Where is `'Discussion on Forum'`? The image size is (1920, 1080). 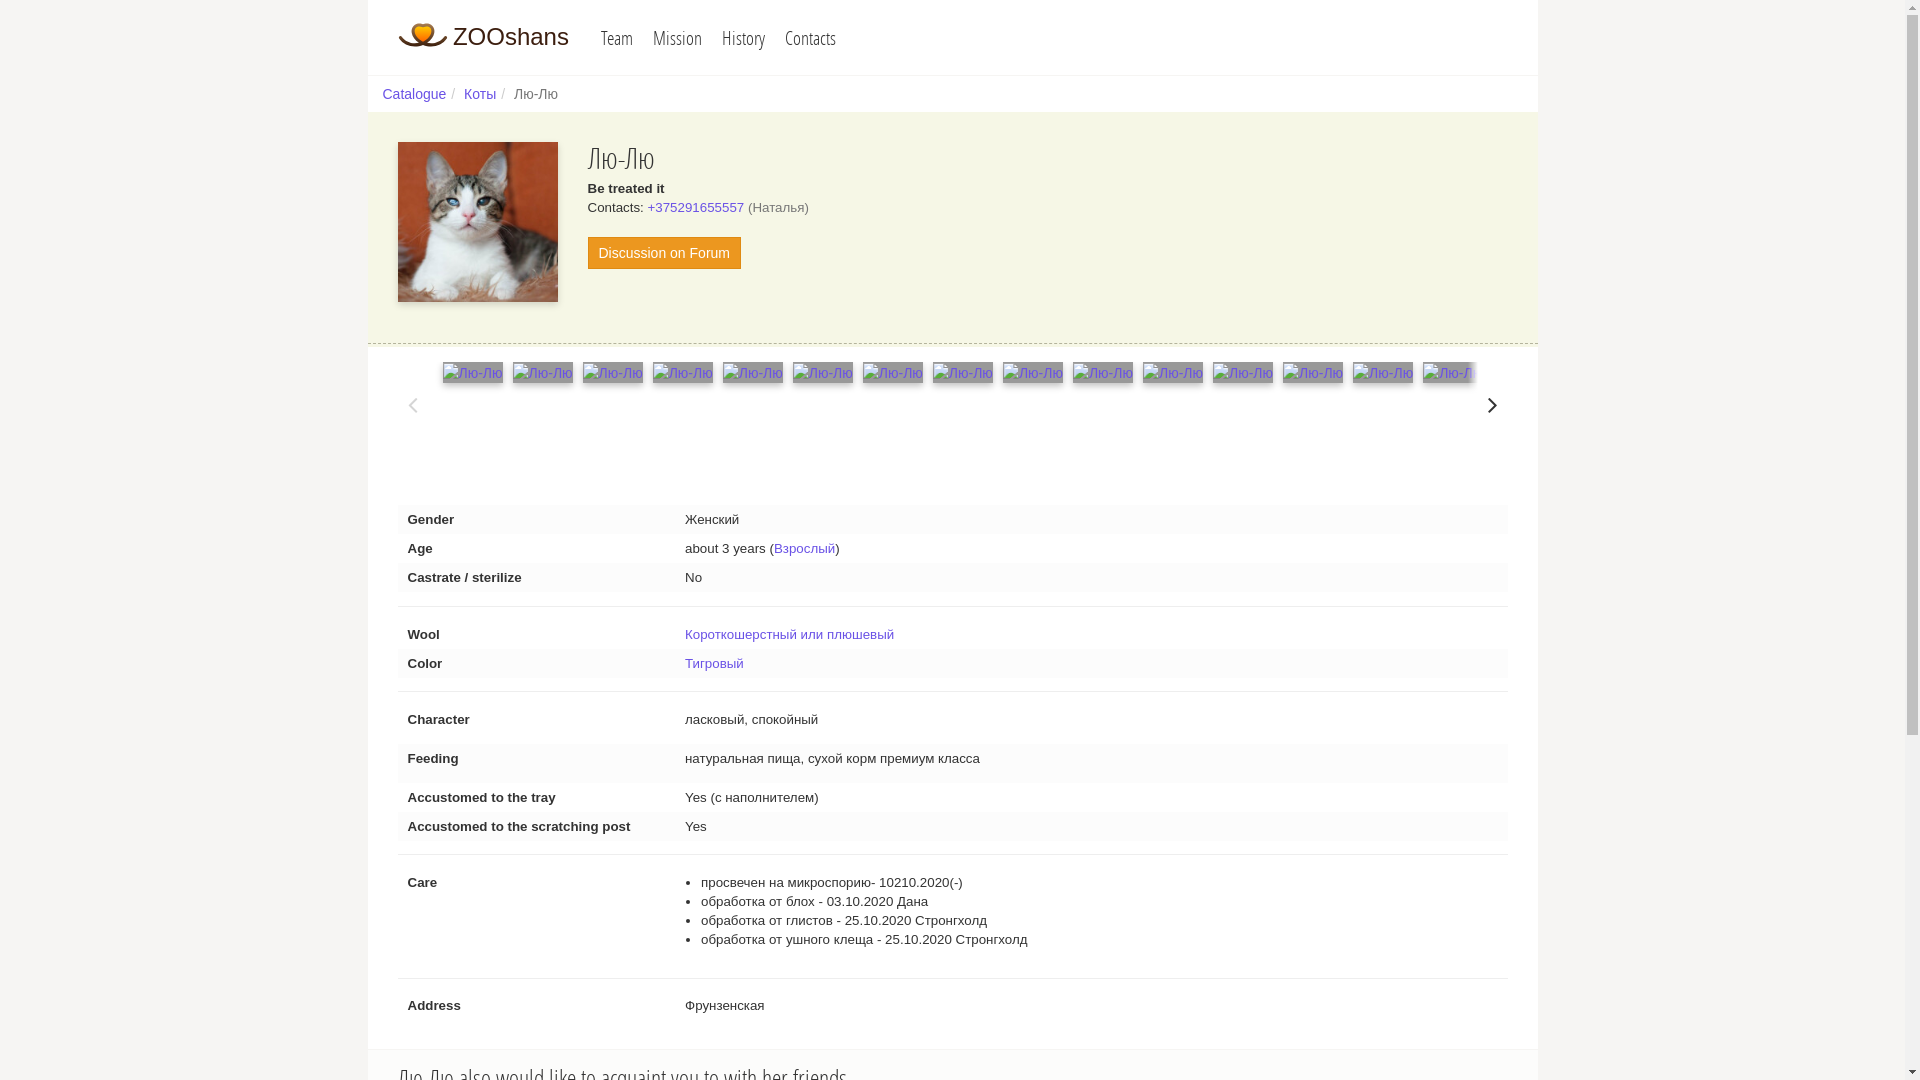 'Discussion on Forum' is located at coordinates (665, 252).